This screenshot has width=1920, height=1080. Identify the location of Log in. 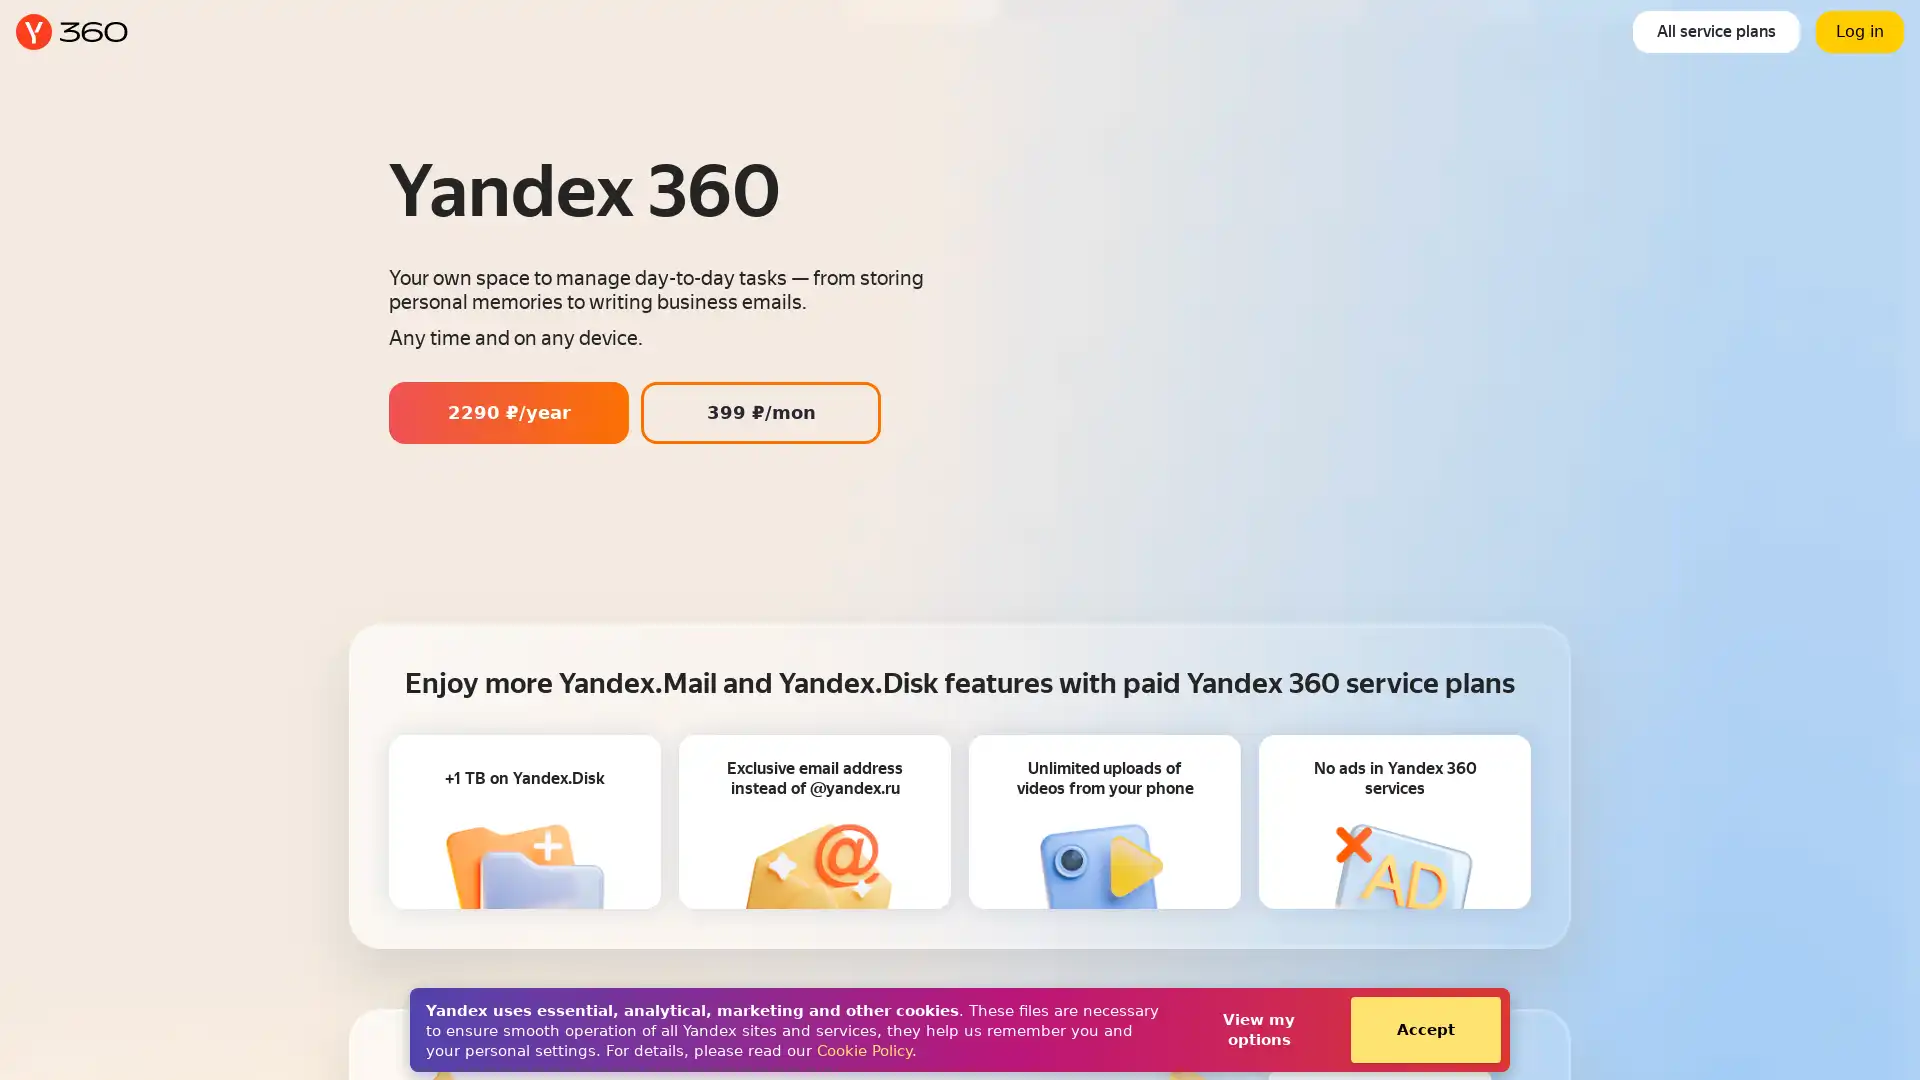
(1859, 31).